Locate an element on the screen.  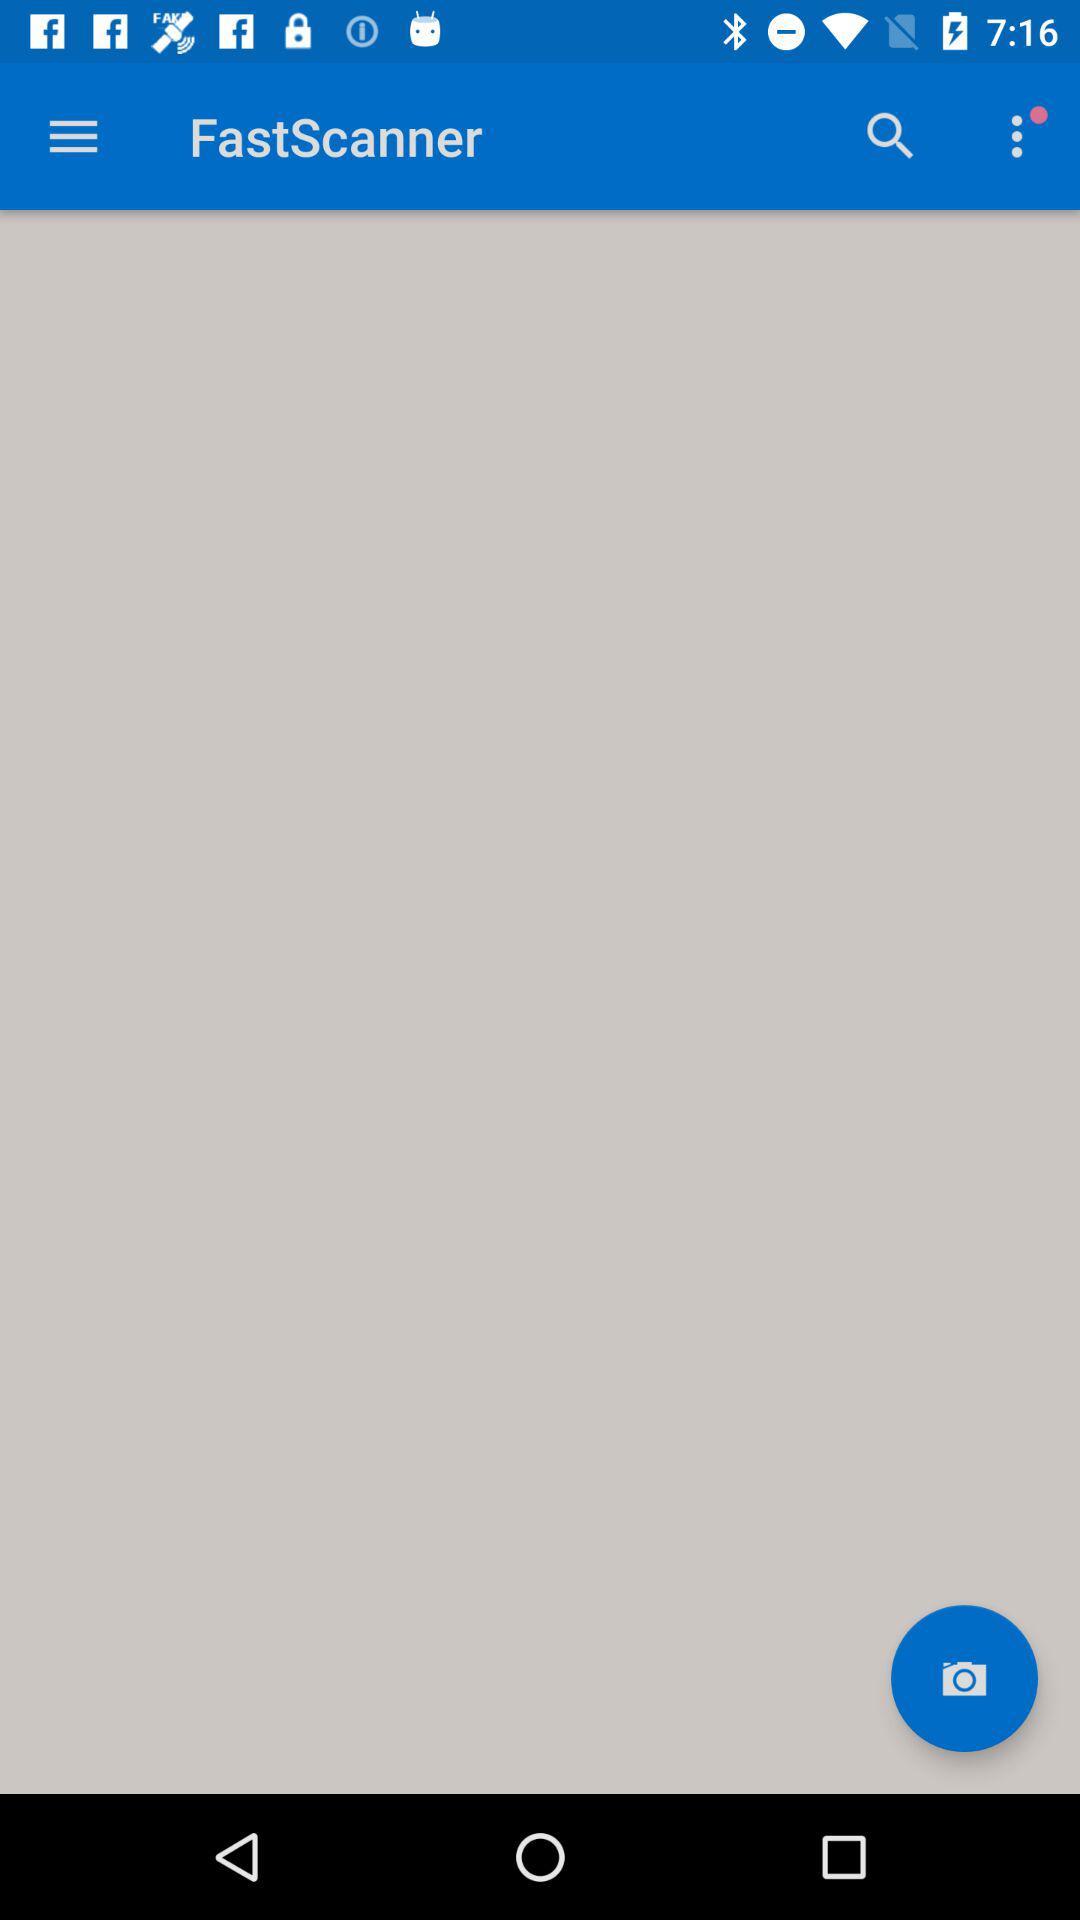
open main menu is located at coordinates (72, 135).